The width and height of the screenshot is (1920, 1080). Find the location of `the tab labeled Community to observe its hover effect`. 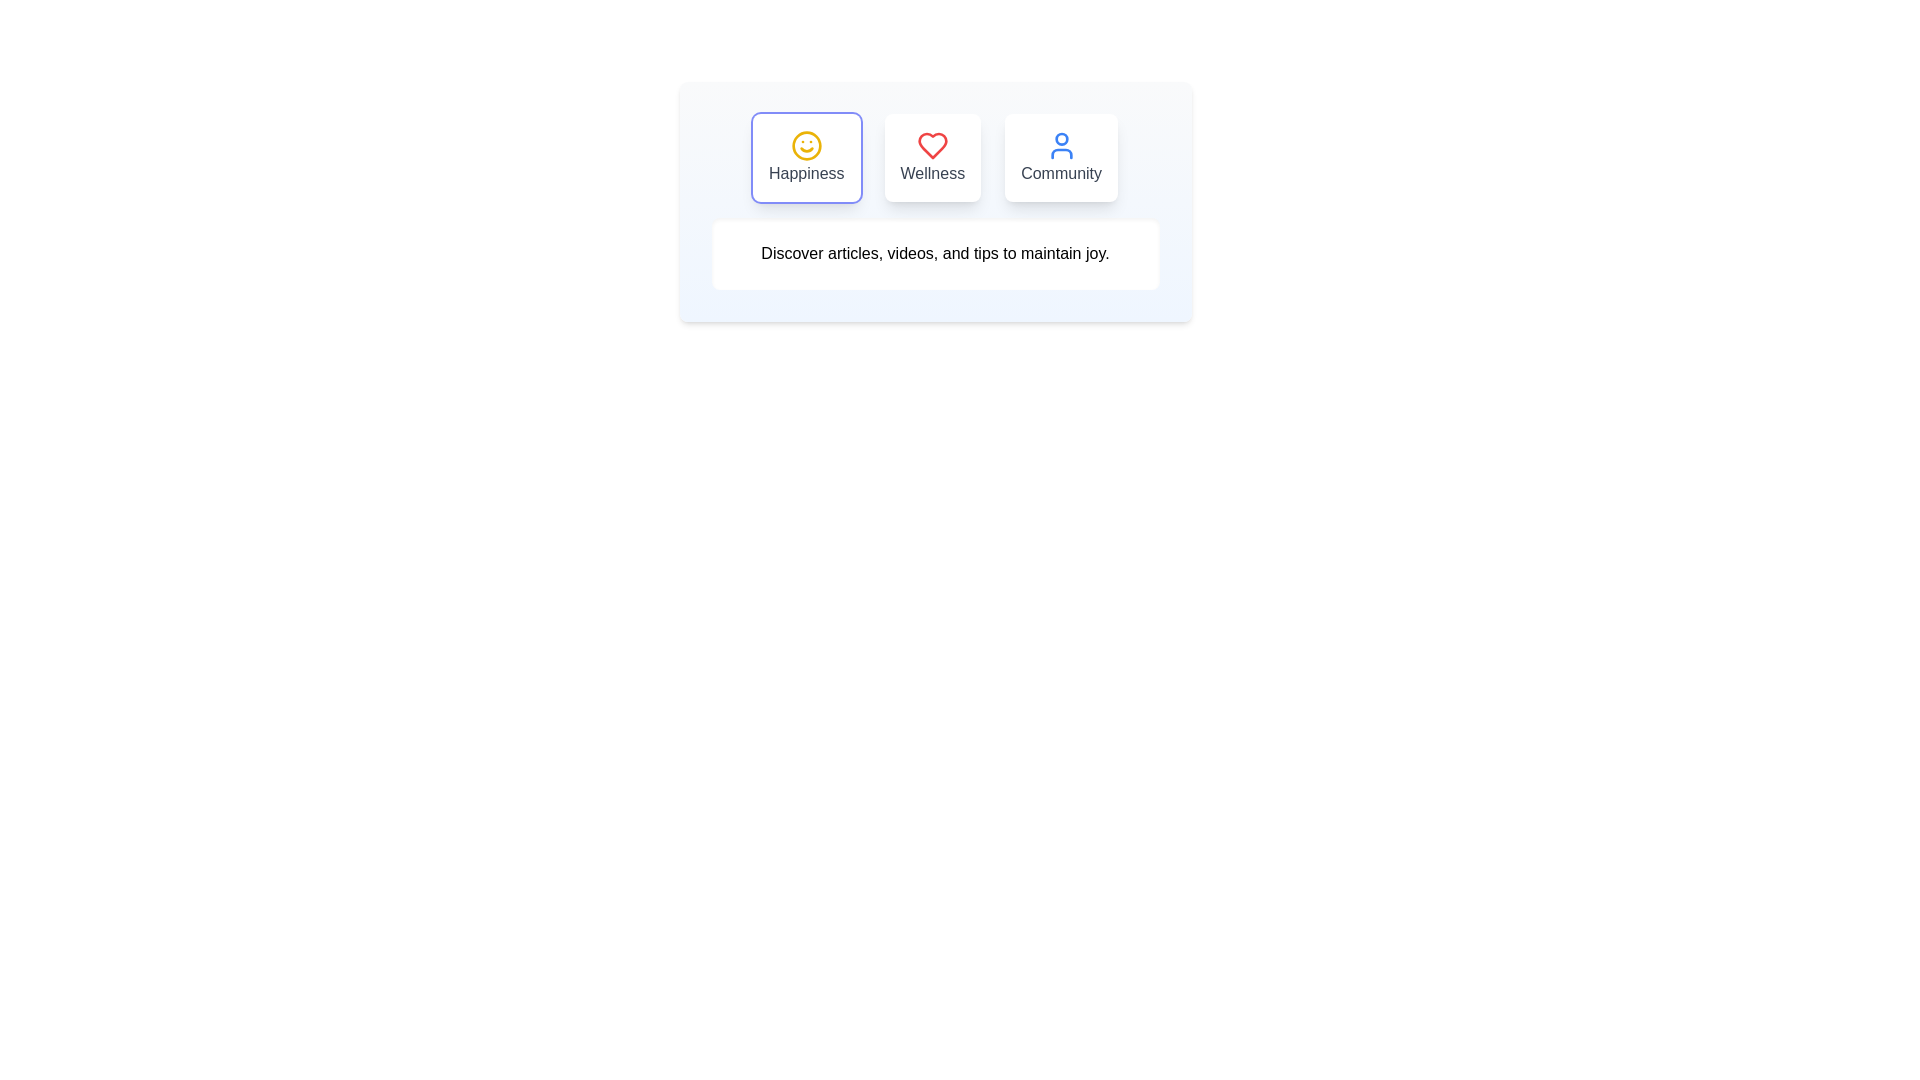

the tab labeled Community to observe its hover effect is located at coordinates (1060, 157).